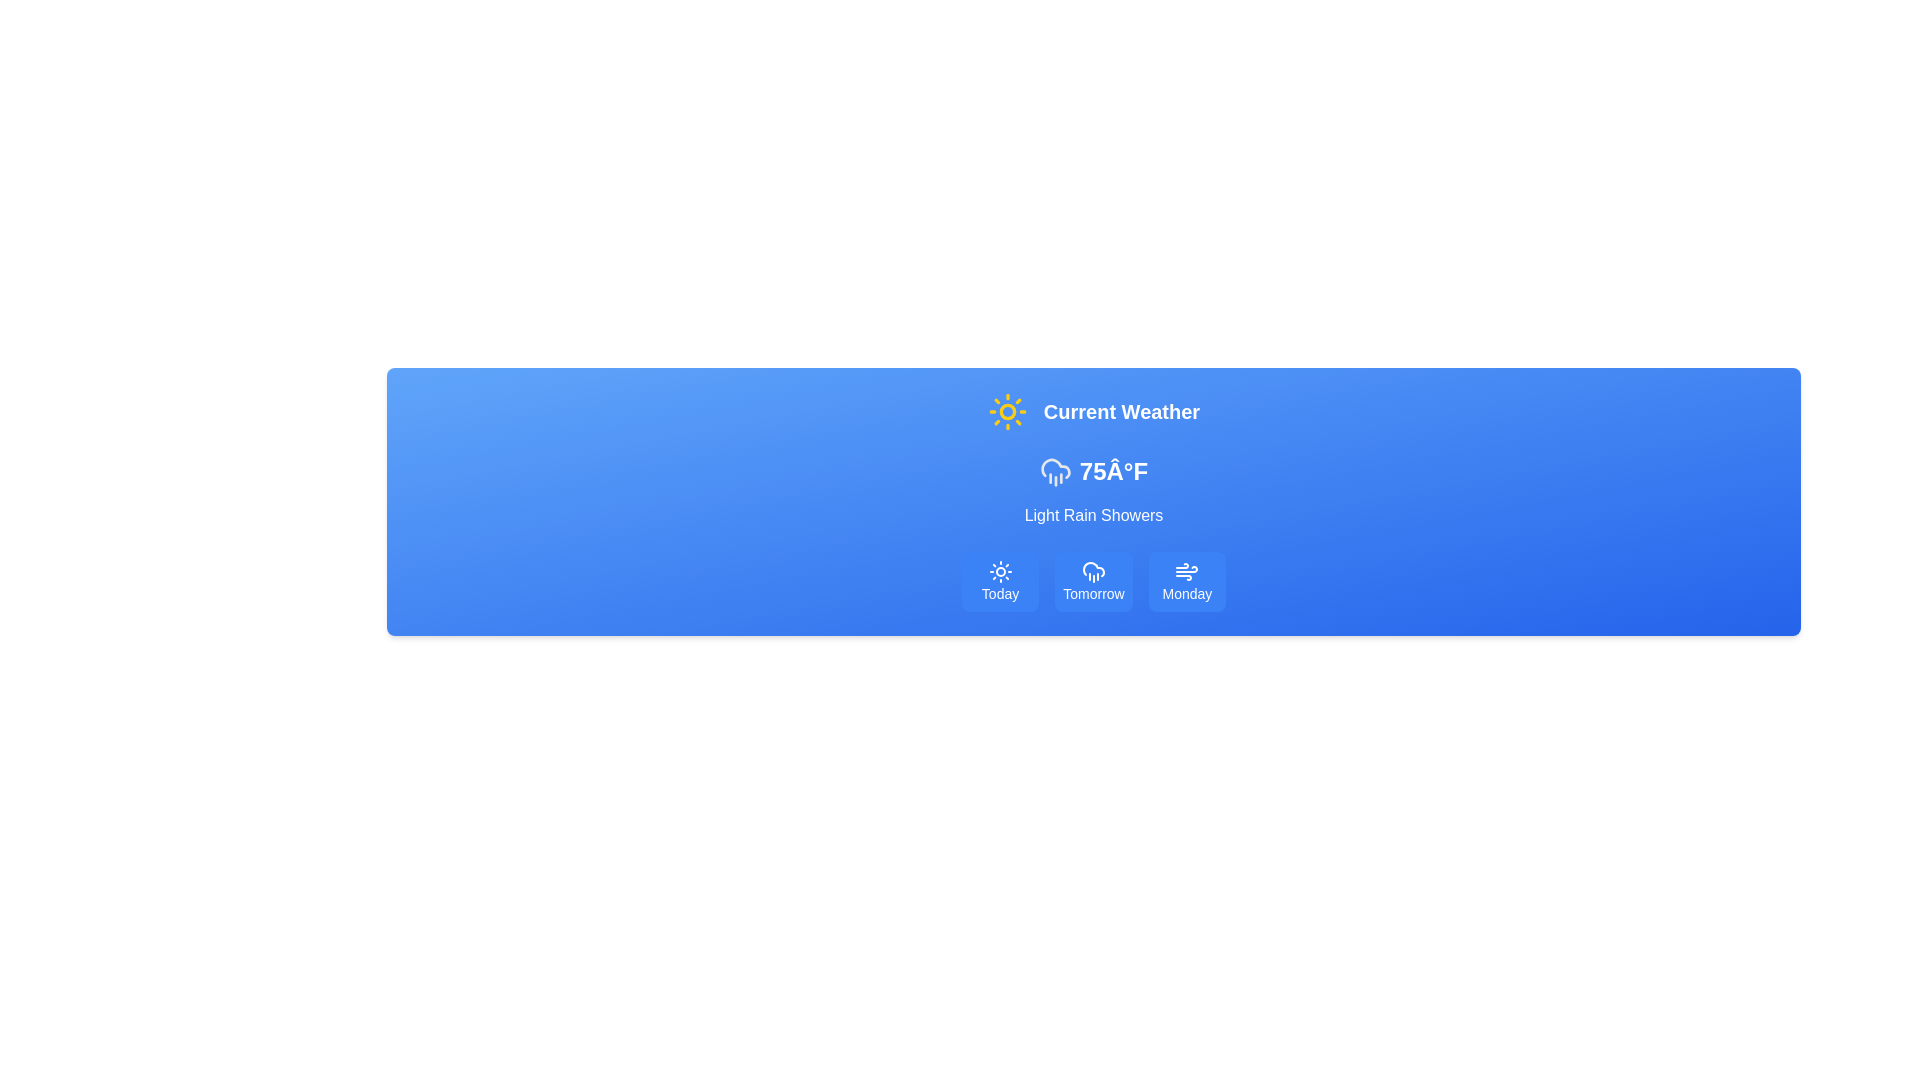  What do you see at coordinates (1000, 571) in the screenshot?
I see `the sun-shaped icon, which has a circular center with radiating lines, located in the bottom-left corner of the 'Today' card within a blue panel` at bounding box center [1000, 571].